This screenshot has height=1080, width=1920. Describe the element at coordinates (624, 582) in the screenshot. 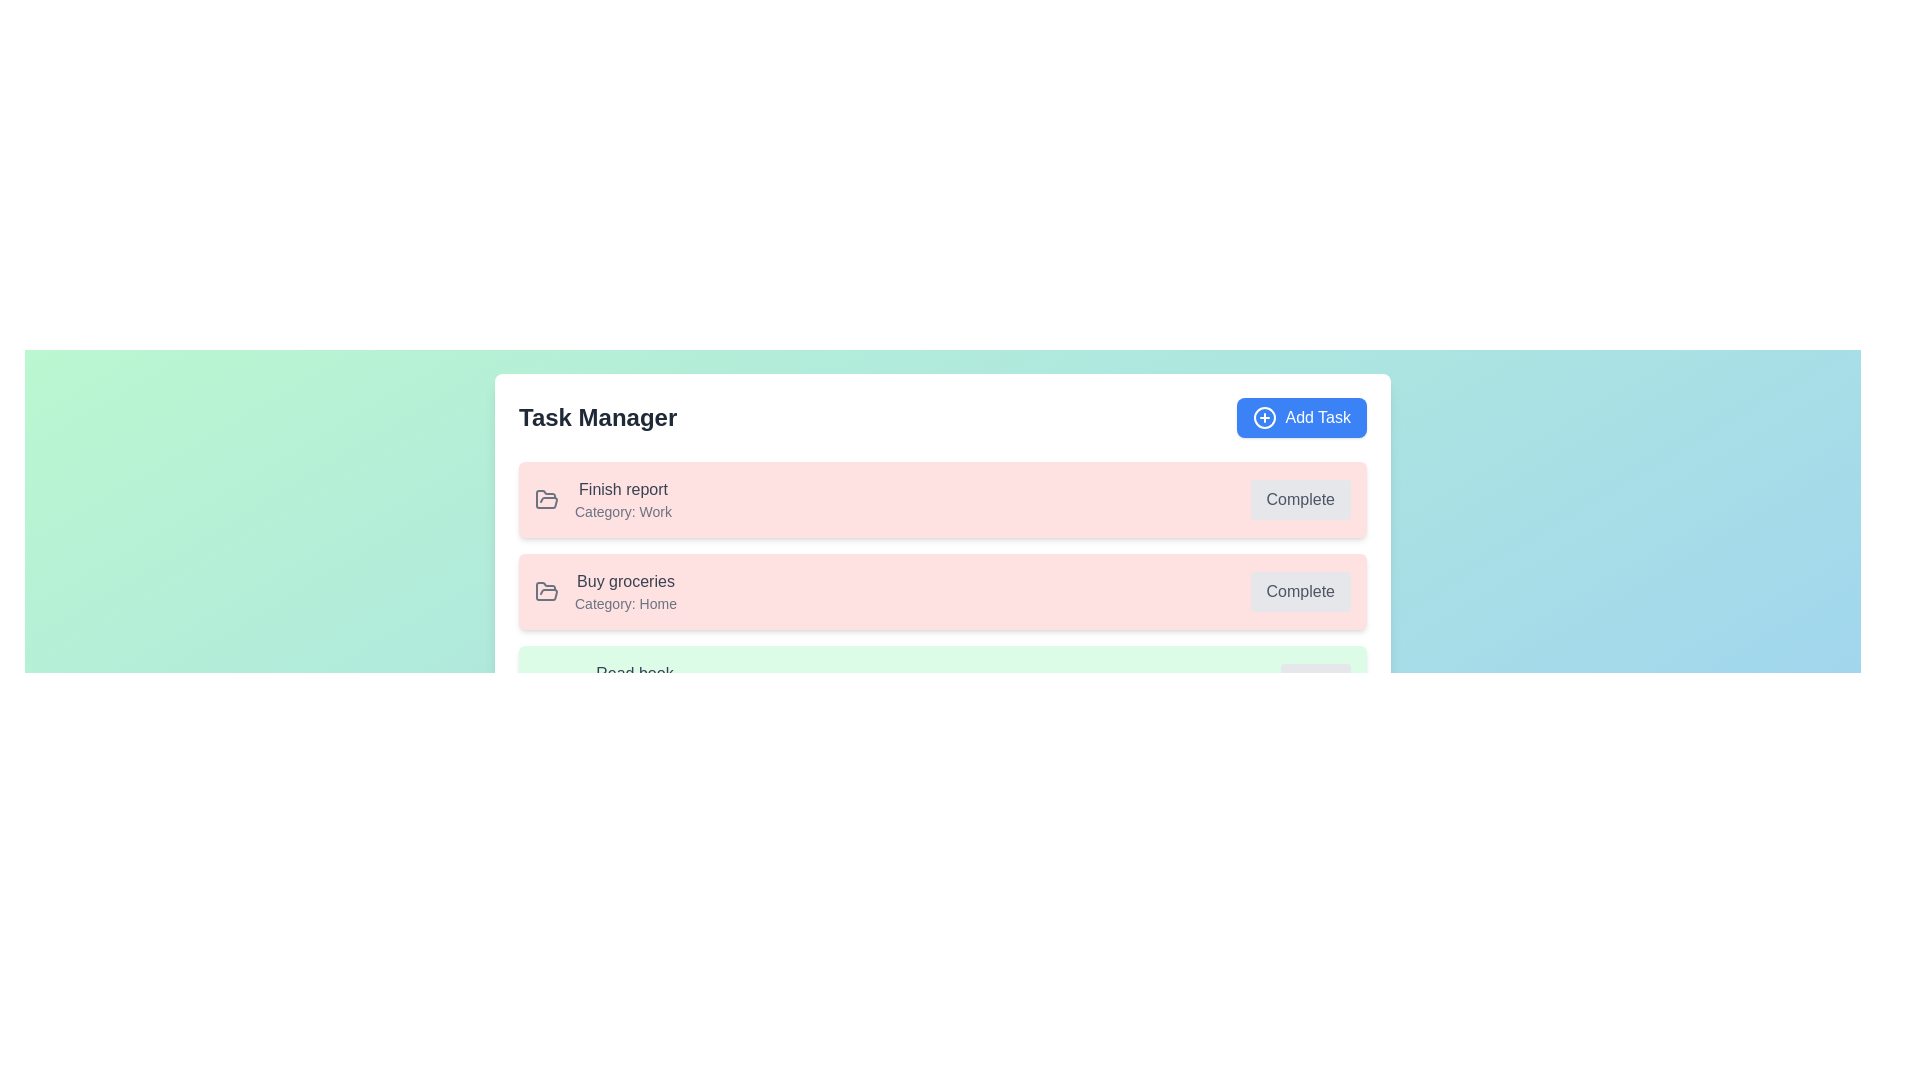

I see `the static text label that serves as a descriptor for the second task card in the 'Task Manager' section of the application` at that location.